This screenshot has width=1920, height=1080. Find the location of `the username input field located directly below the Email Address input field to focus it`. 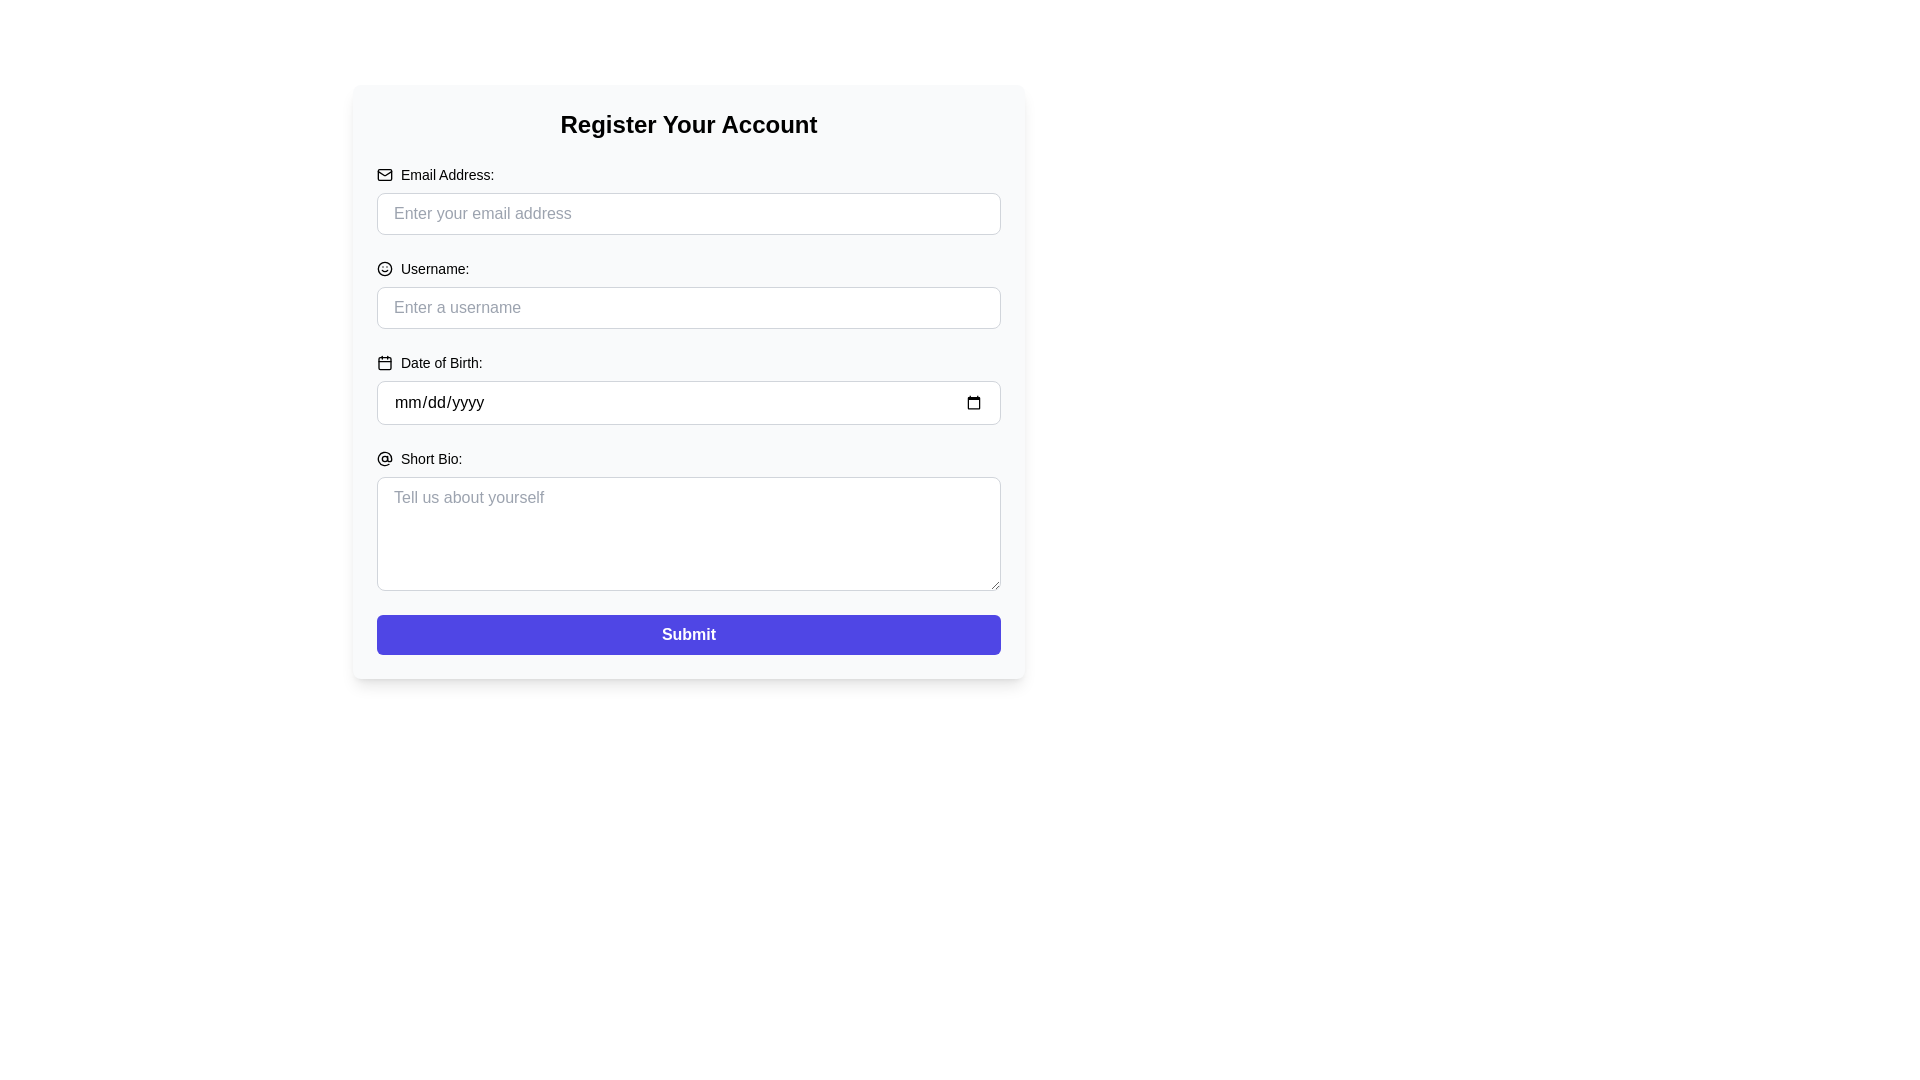

the username input field located directly below the Email Address input field to focus it is located at coordinates (689, 308).